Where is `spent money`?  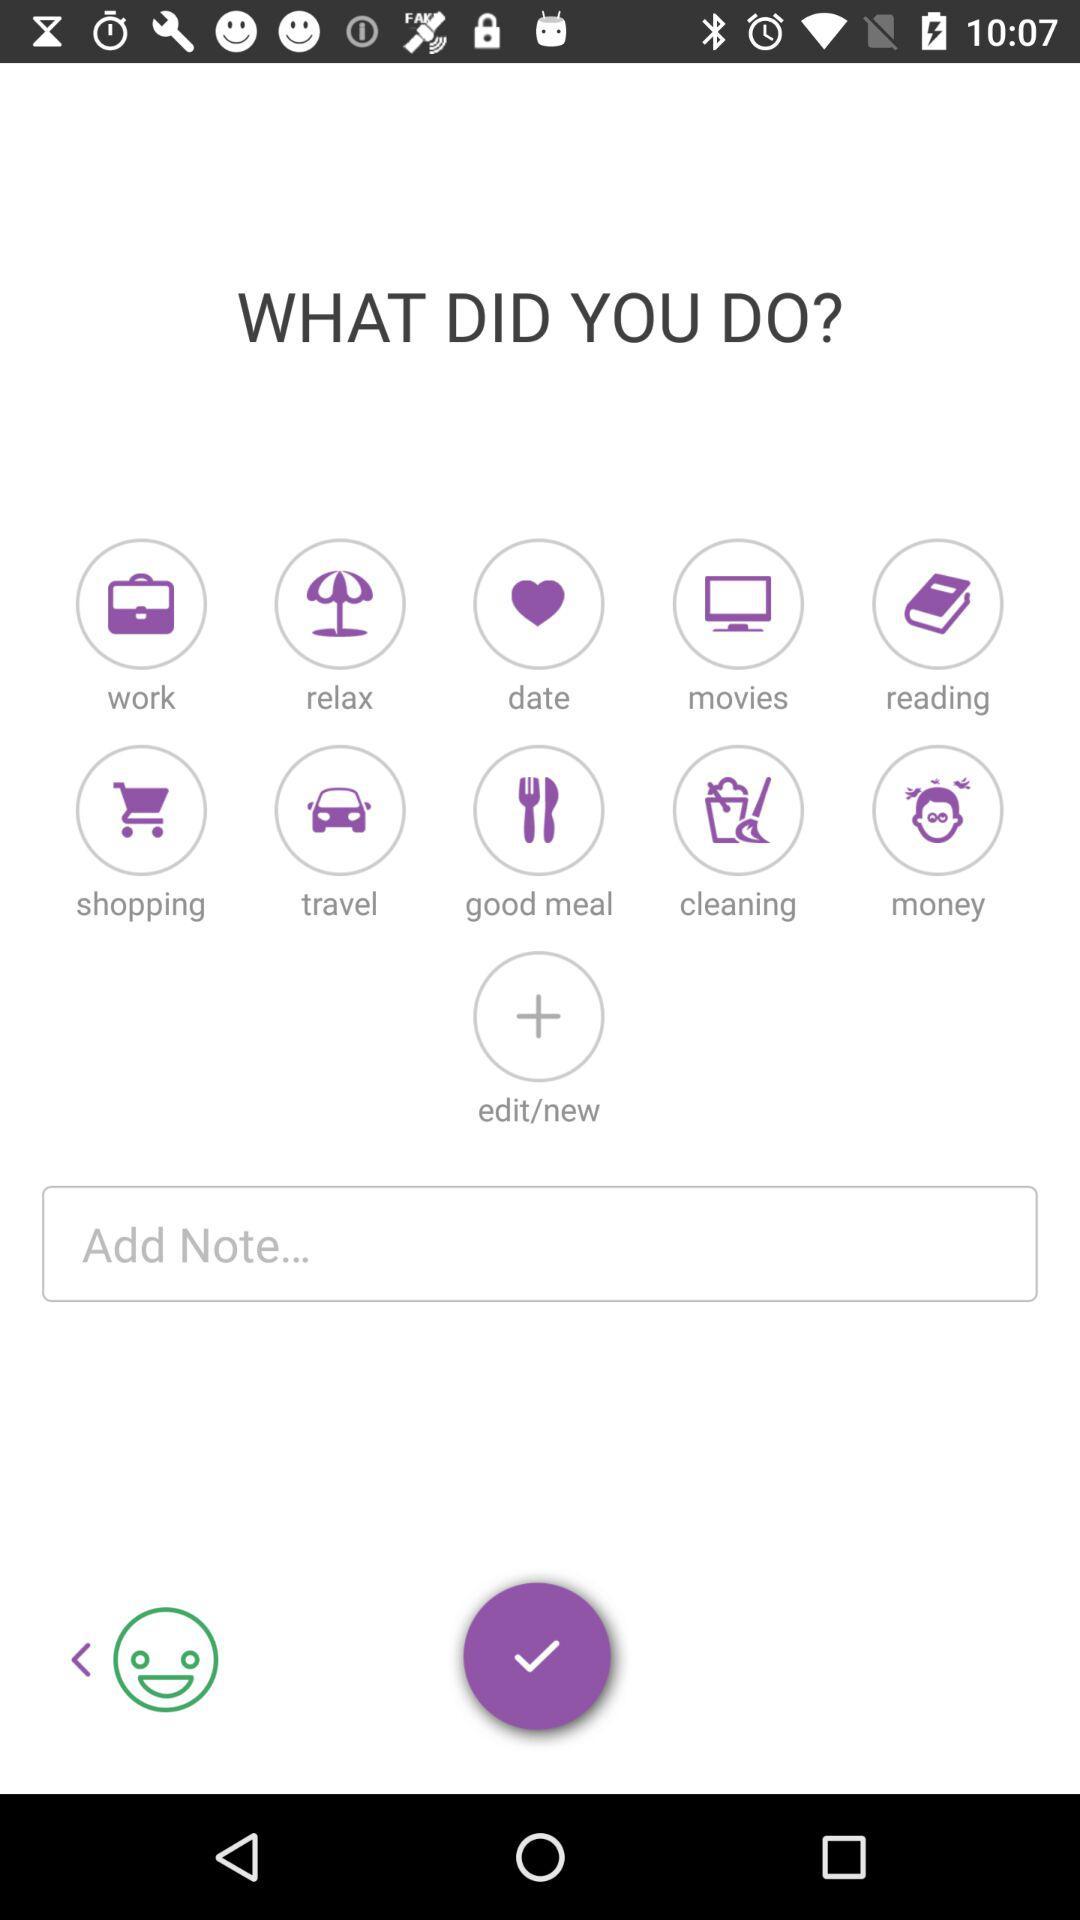
spent money is located at coordinates (937, 810).